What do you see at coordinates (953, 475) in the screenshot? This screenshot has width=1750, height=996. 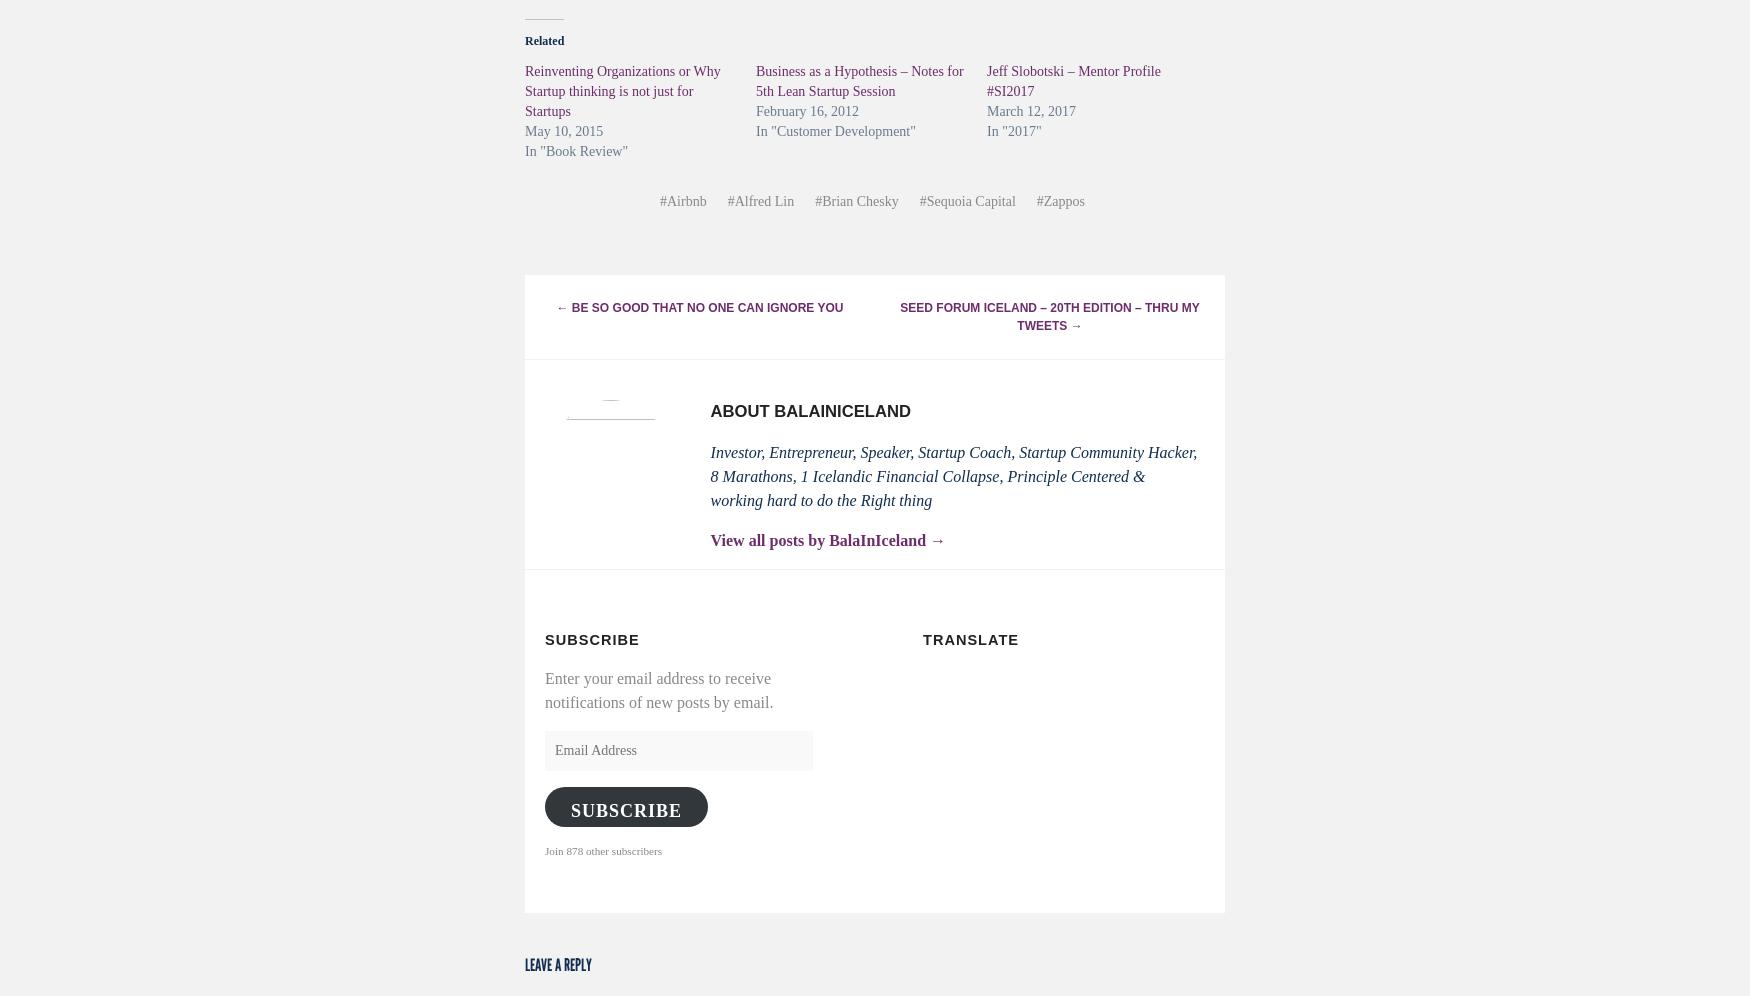 I see `'Investor, Entrepreneur, Speaker, Startup Coach, Startup Community Hacker, 8 Marathons, 1 Icelandic Financial Collapse, Principle Centered & working hard to do the Right thing'` at bounding box center [953, 475].